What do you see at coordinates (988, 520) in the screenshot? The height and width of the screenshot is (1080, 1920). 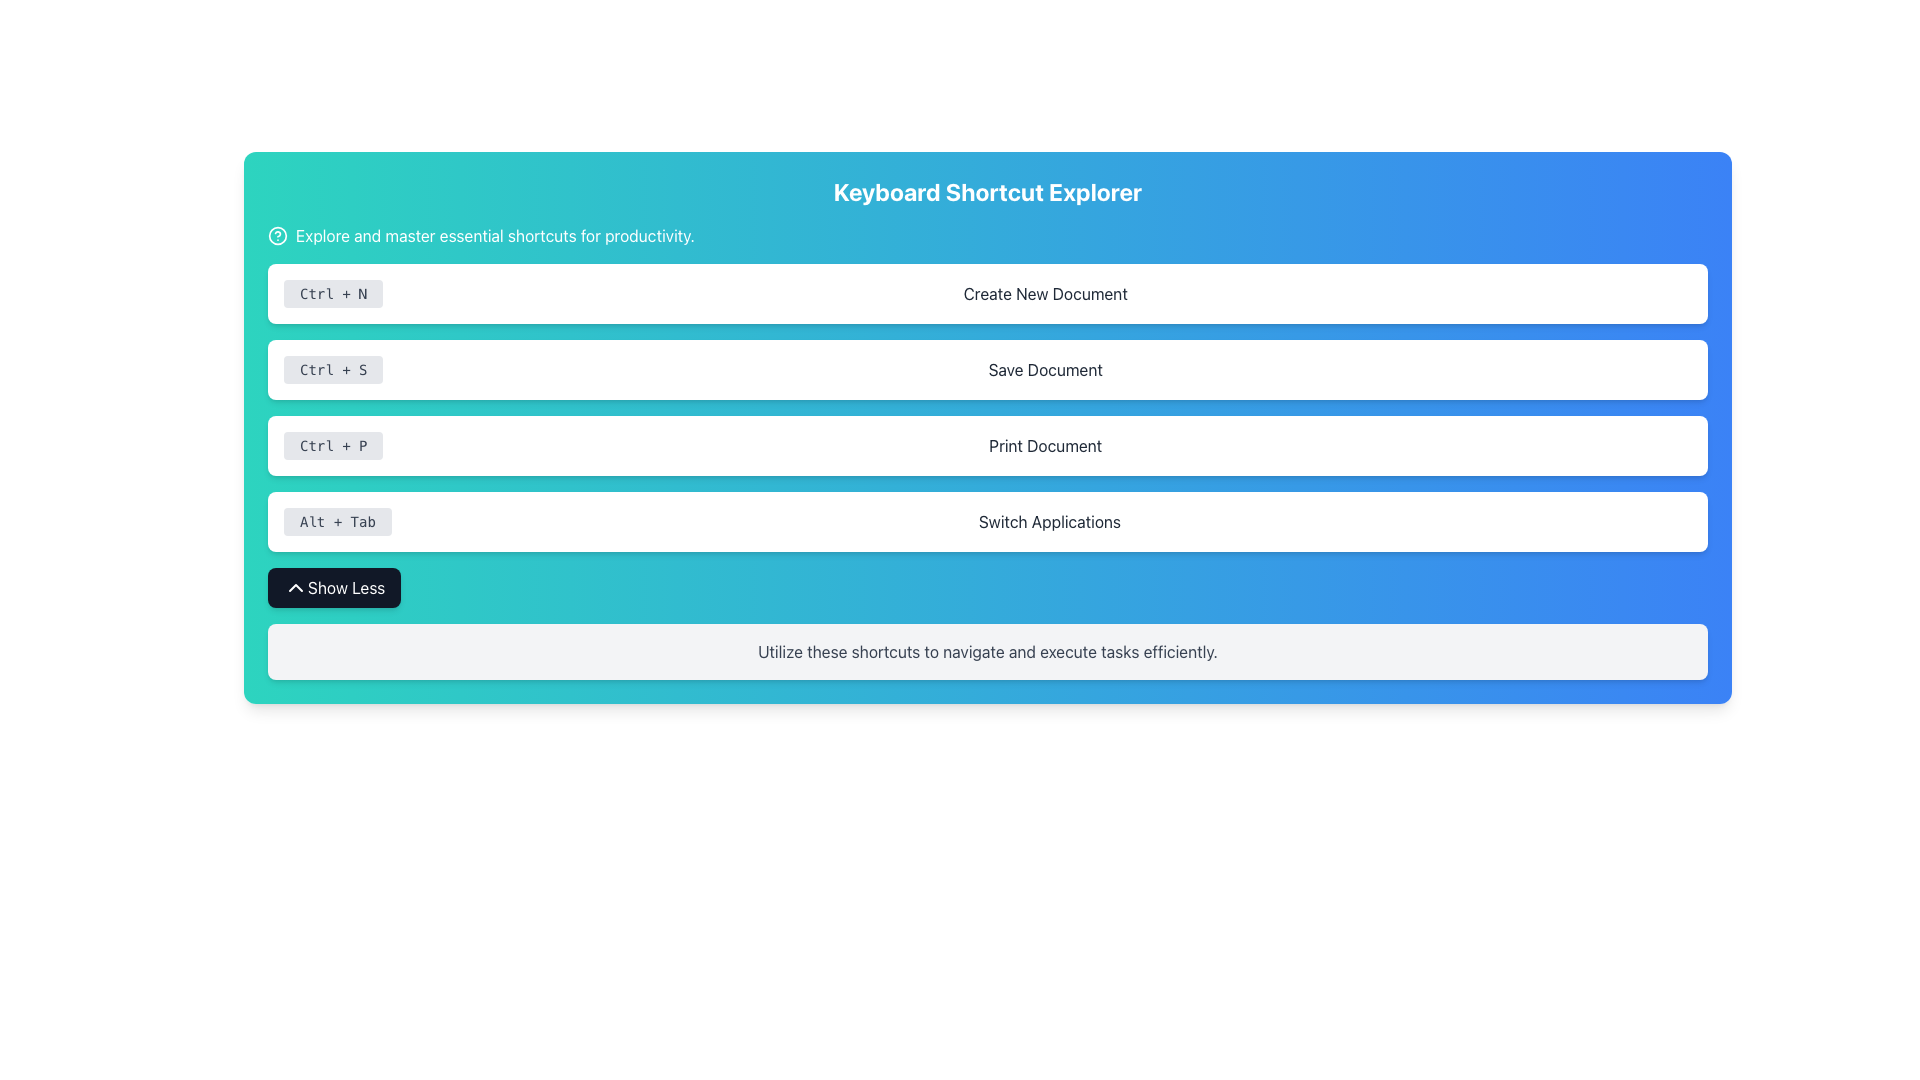 I see `the Informational block displaying 'Alt + Tab' and 'Switch Applications', which is the fourth item in the vertical list with a gray background and white rectangular shape` at bounding box center [988, 520].